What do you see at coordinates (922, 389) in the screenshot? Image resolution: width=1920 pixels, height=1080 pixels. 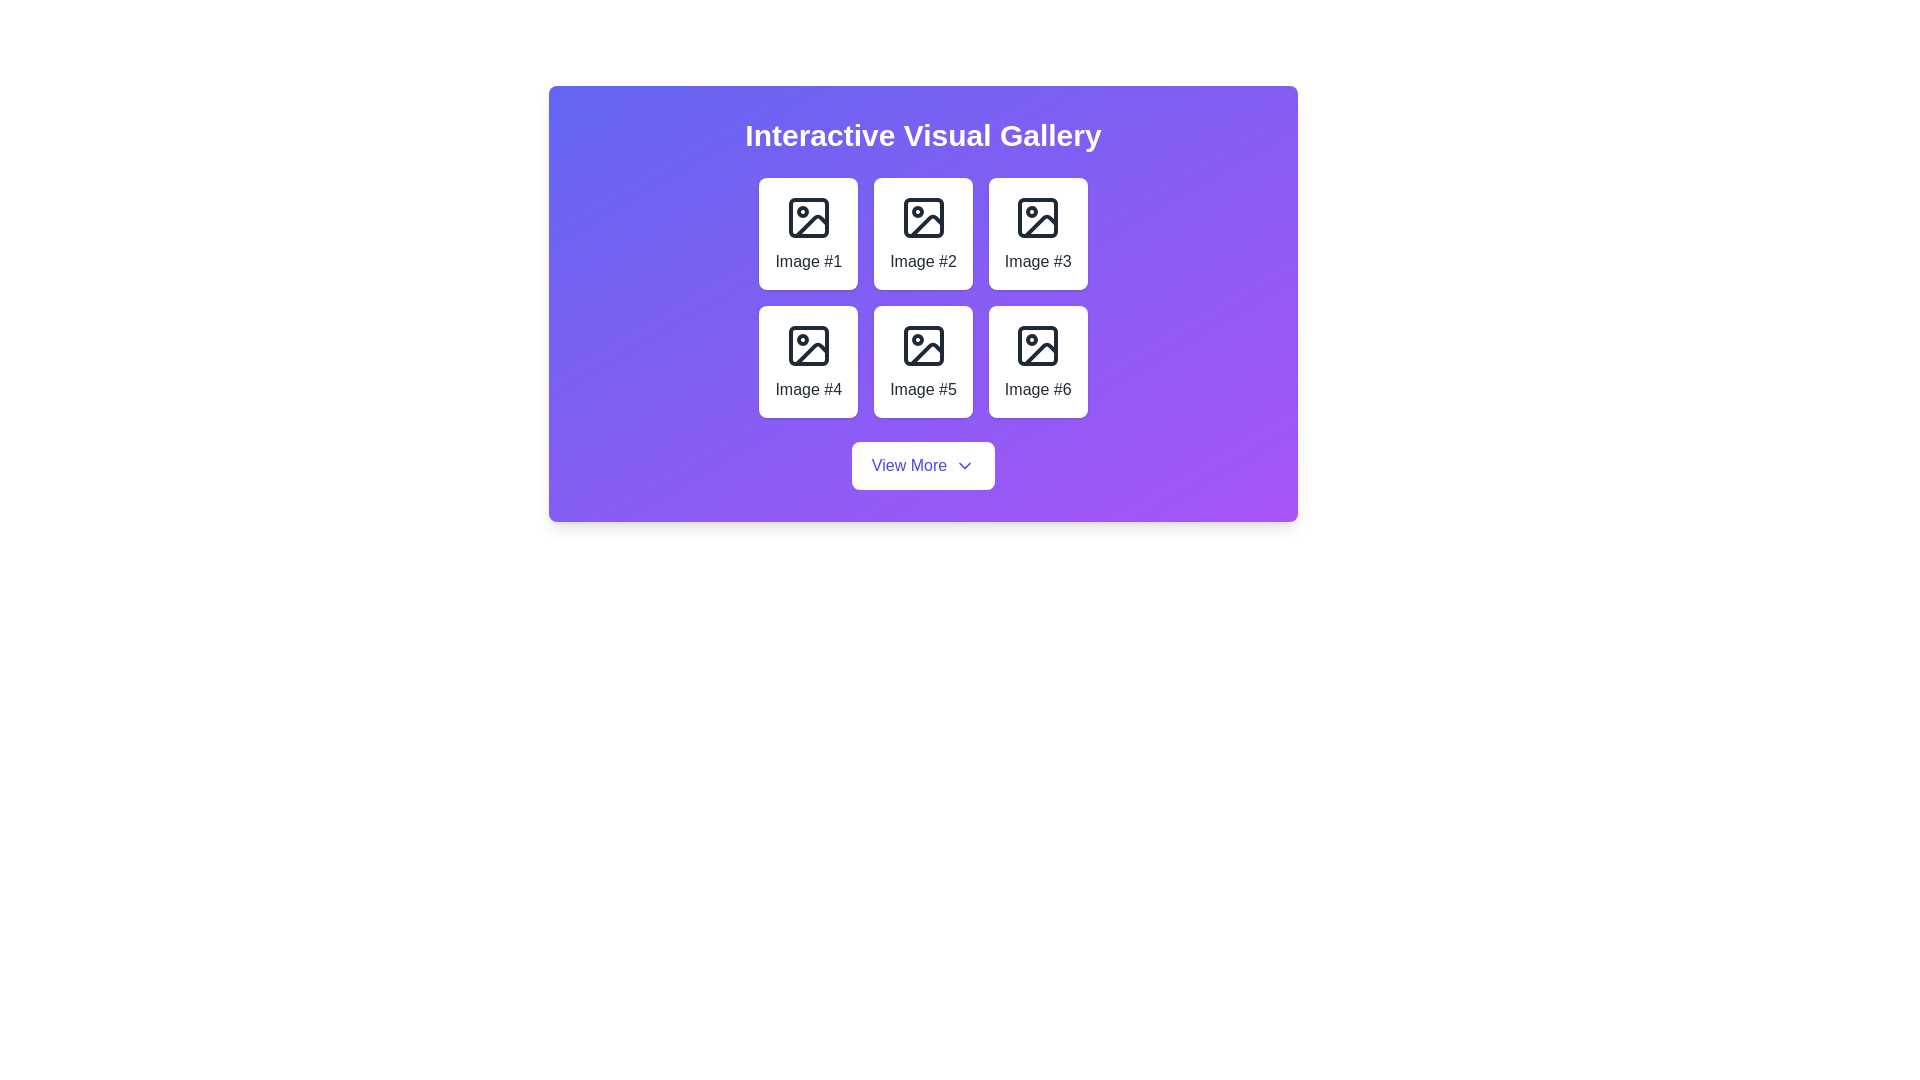 I see `text label that displays 'Image #5', which is styled with medium font weight and positioned below the image icon in the card layout` at bounding box center [922, 389].